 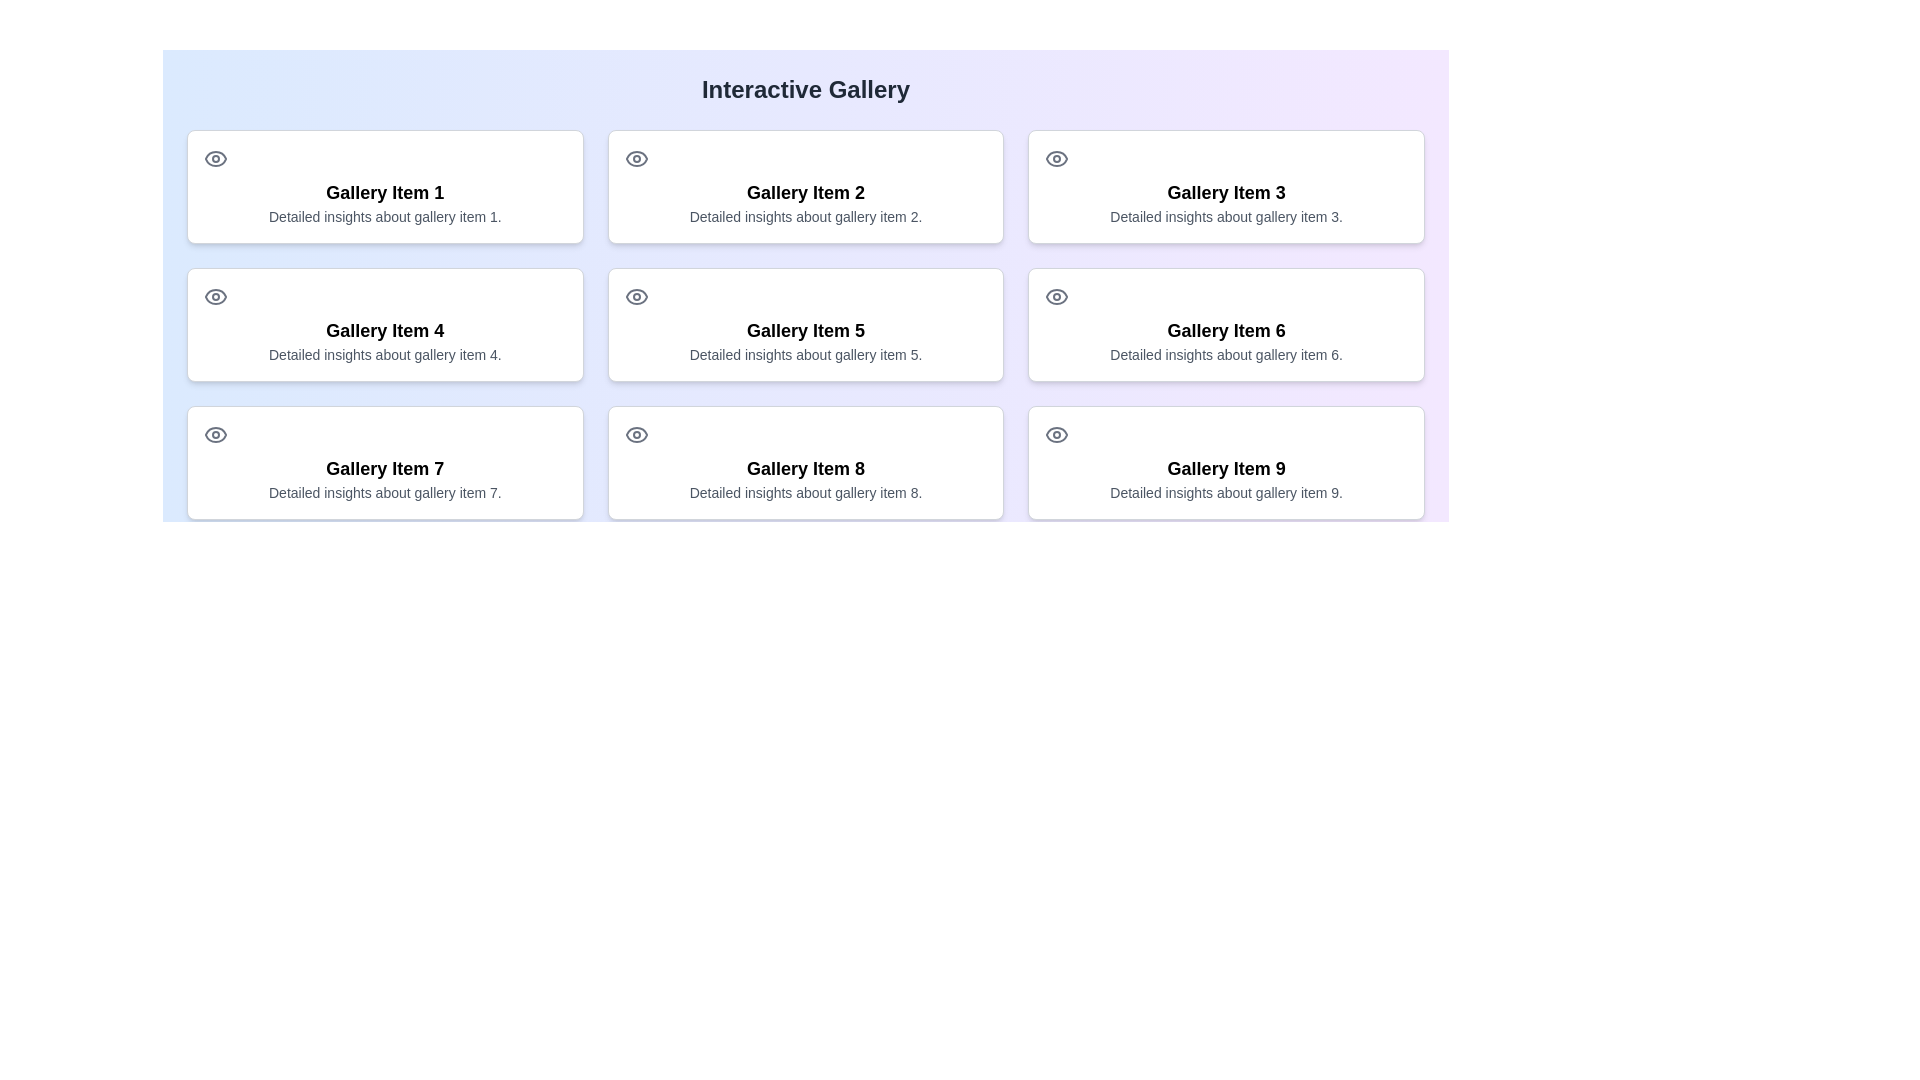 What do you see at coordinates (806, 353) in the screenshot?
I see `text component that displays 'Detailed insights about gallery item 5.' located below the title 'Gallery Item 5' in the fifth gallery item card` at bounding box center [806, 353].